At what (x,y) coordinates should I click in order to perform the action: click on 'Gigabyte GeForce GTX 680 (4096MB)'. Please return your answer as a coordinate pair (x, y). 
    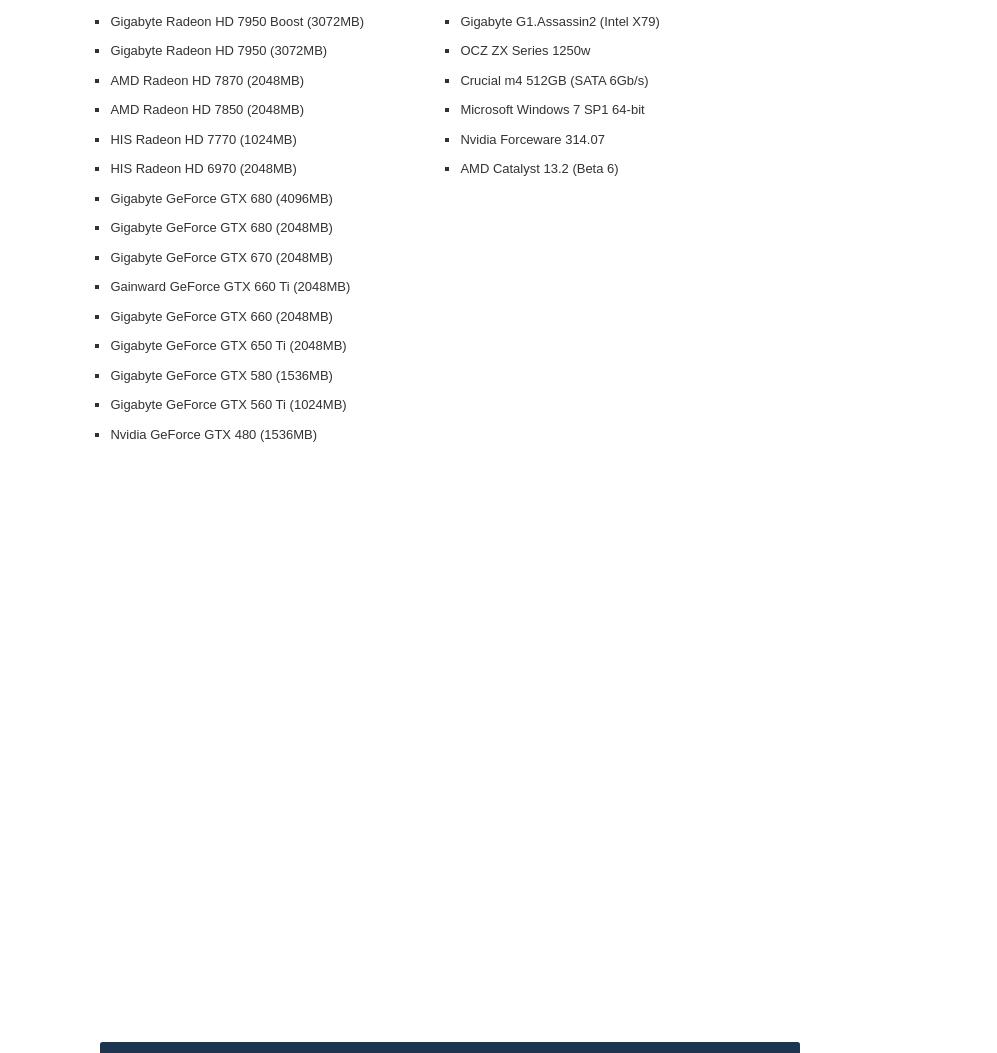
    Looking at the image, I should click on (109, 197).